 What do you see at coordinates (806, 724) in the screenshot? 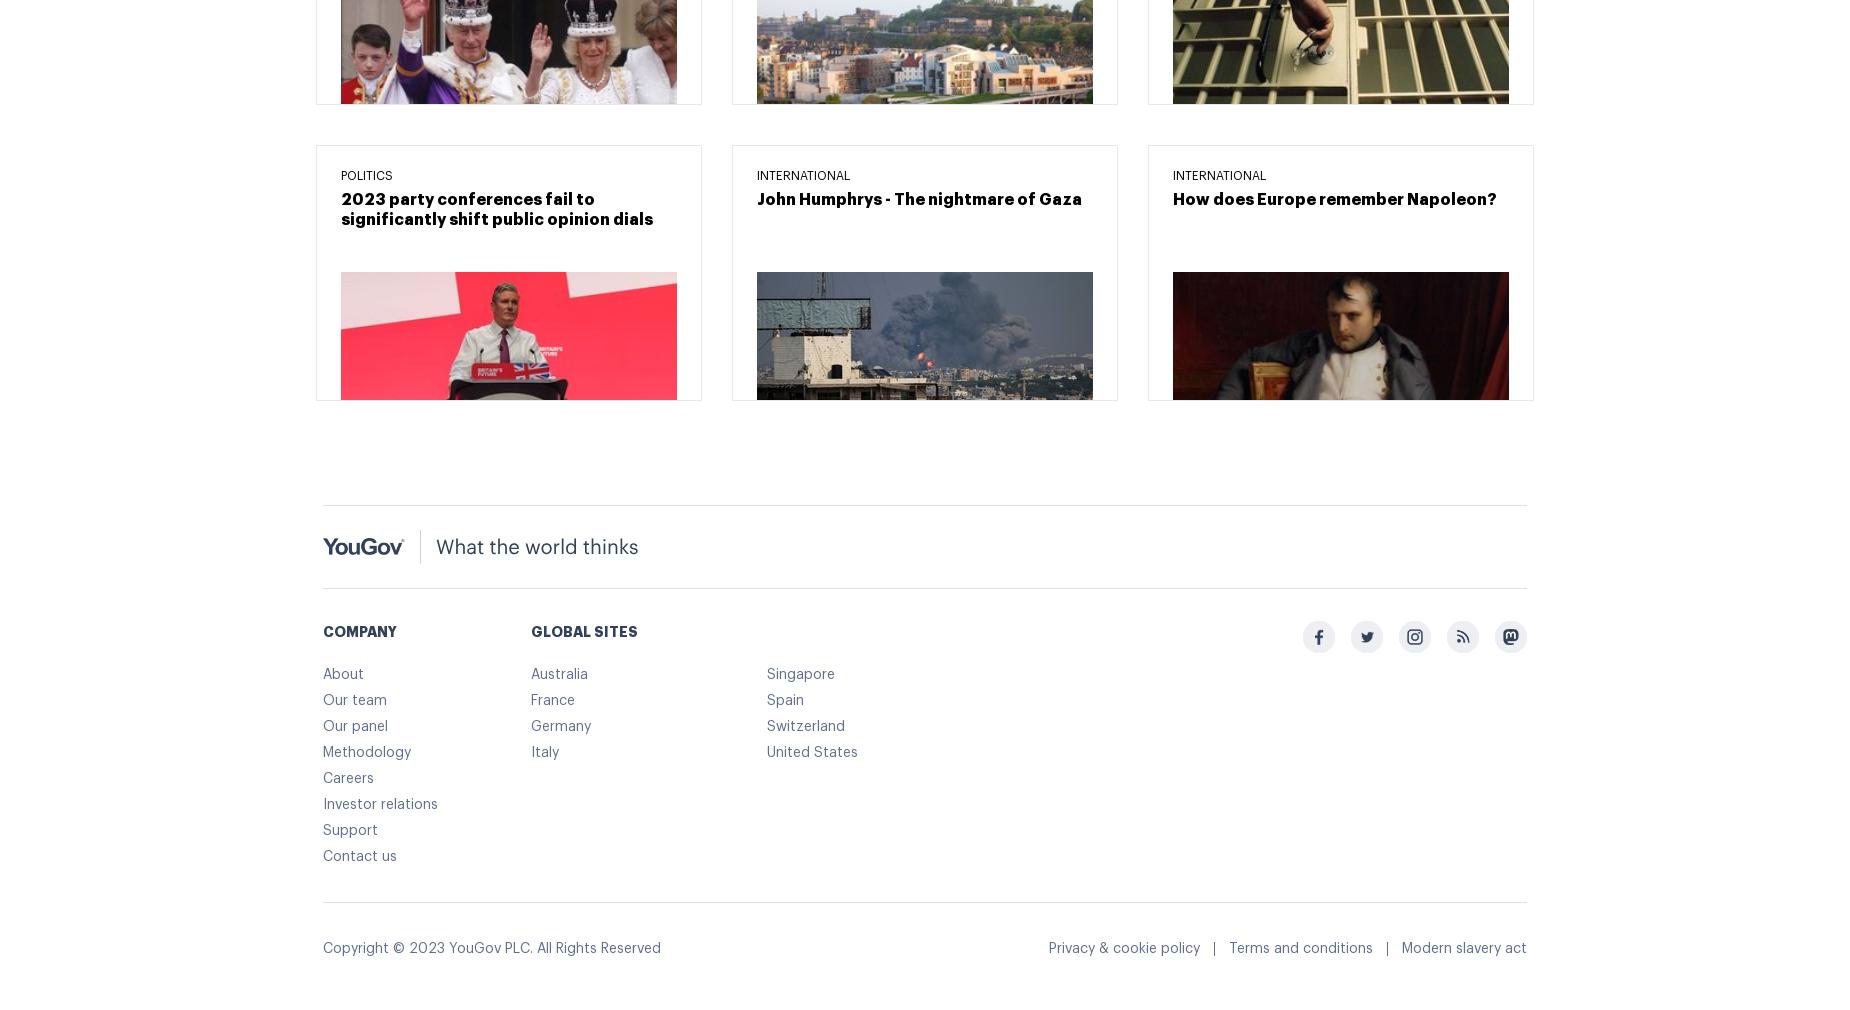
I see `'Switzerland'` at bounding box center [806, 724].